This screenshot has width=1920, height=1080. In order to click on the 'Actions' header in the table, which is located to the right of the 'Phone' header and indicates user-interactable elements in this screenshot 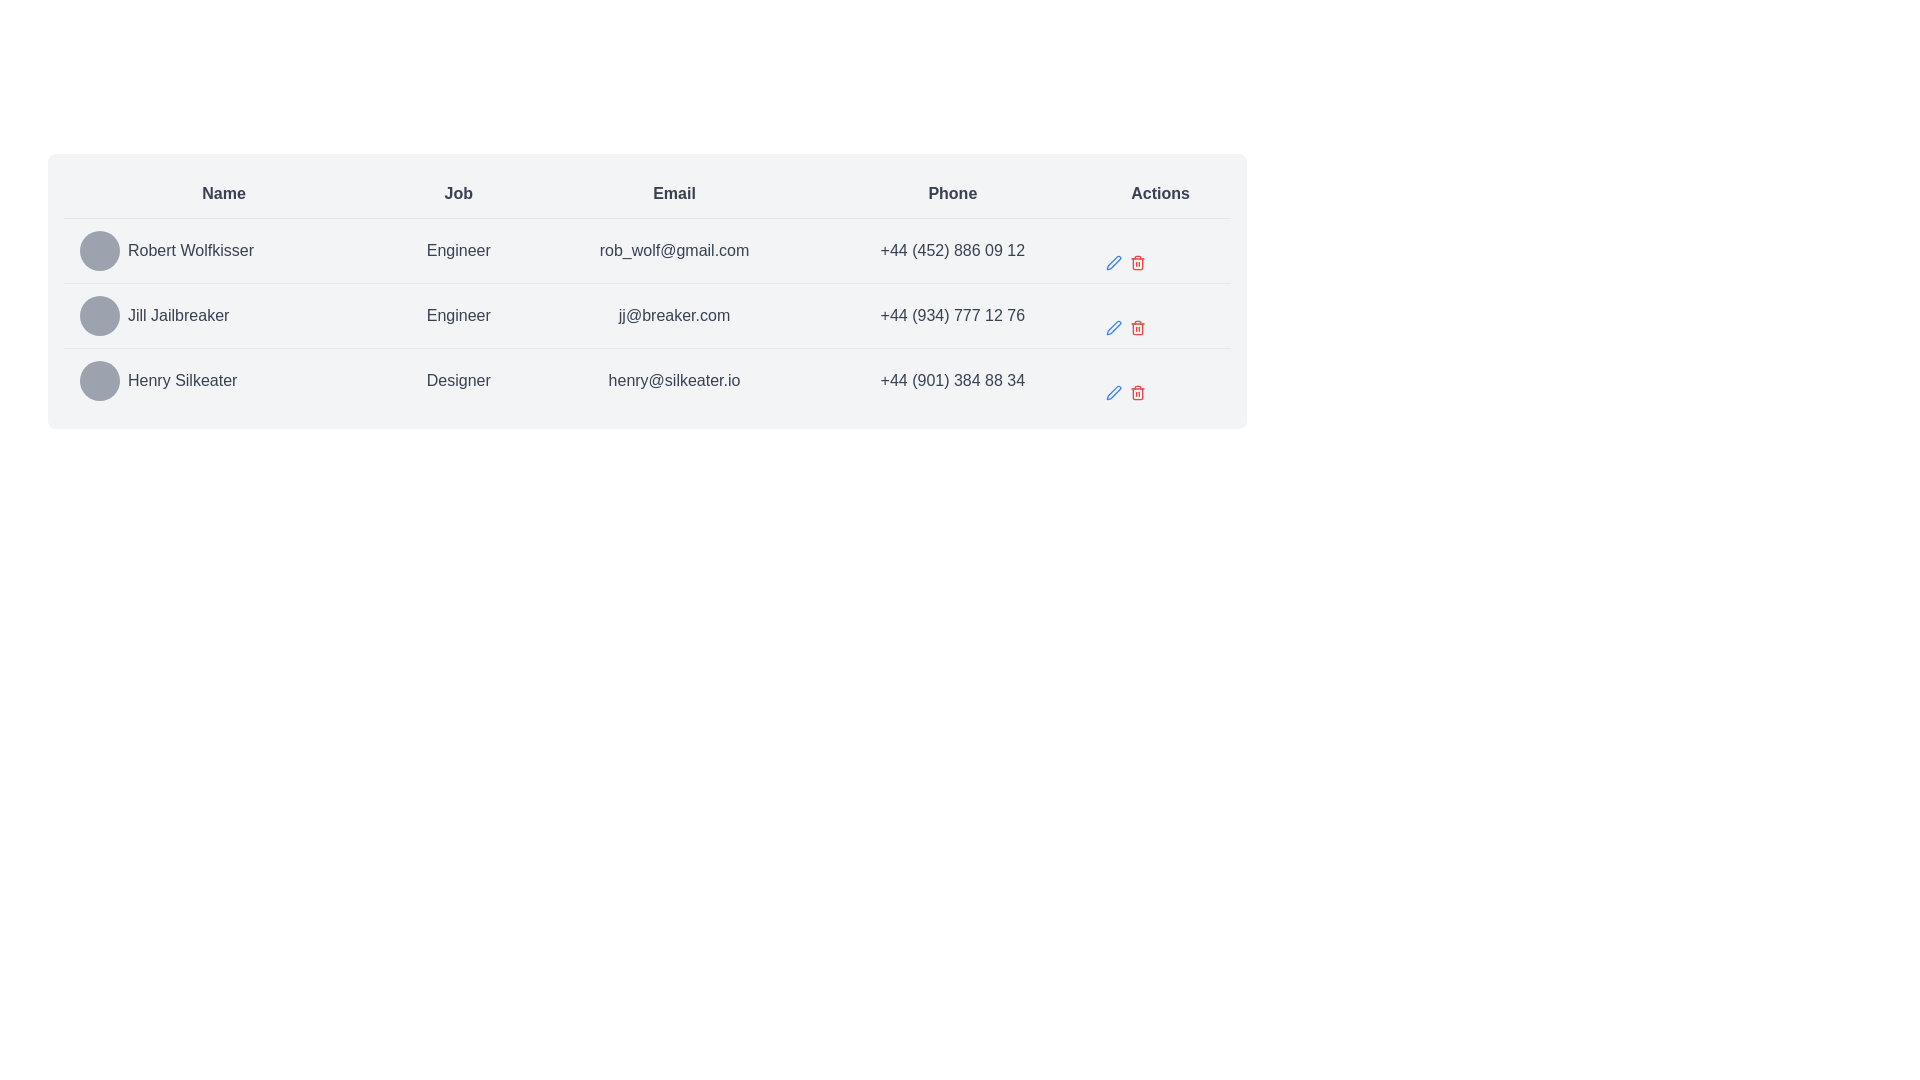, I will do `click(1160, 194)`.